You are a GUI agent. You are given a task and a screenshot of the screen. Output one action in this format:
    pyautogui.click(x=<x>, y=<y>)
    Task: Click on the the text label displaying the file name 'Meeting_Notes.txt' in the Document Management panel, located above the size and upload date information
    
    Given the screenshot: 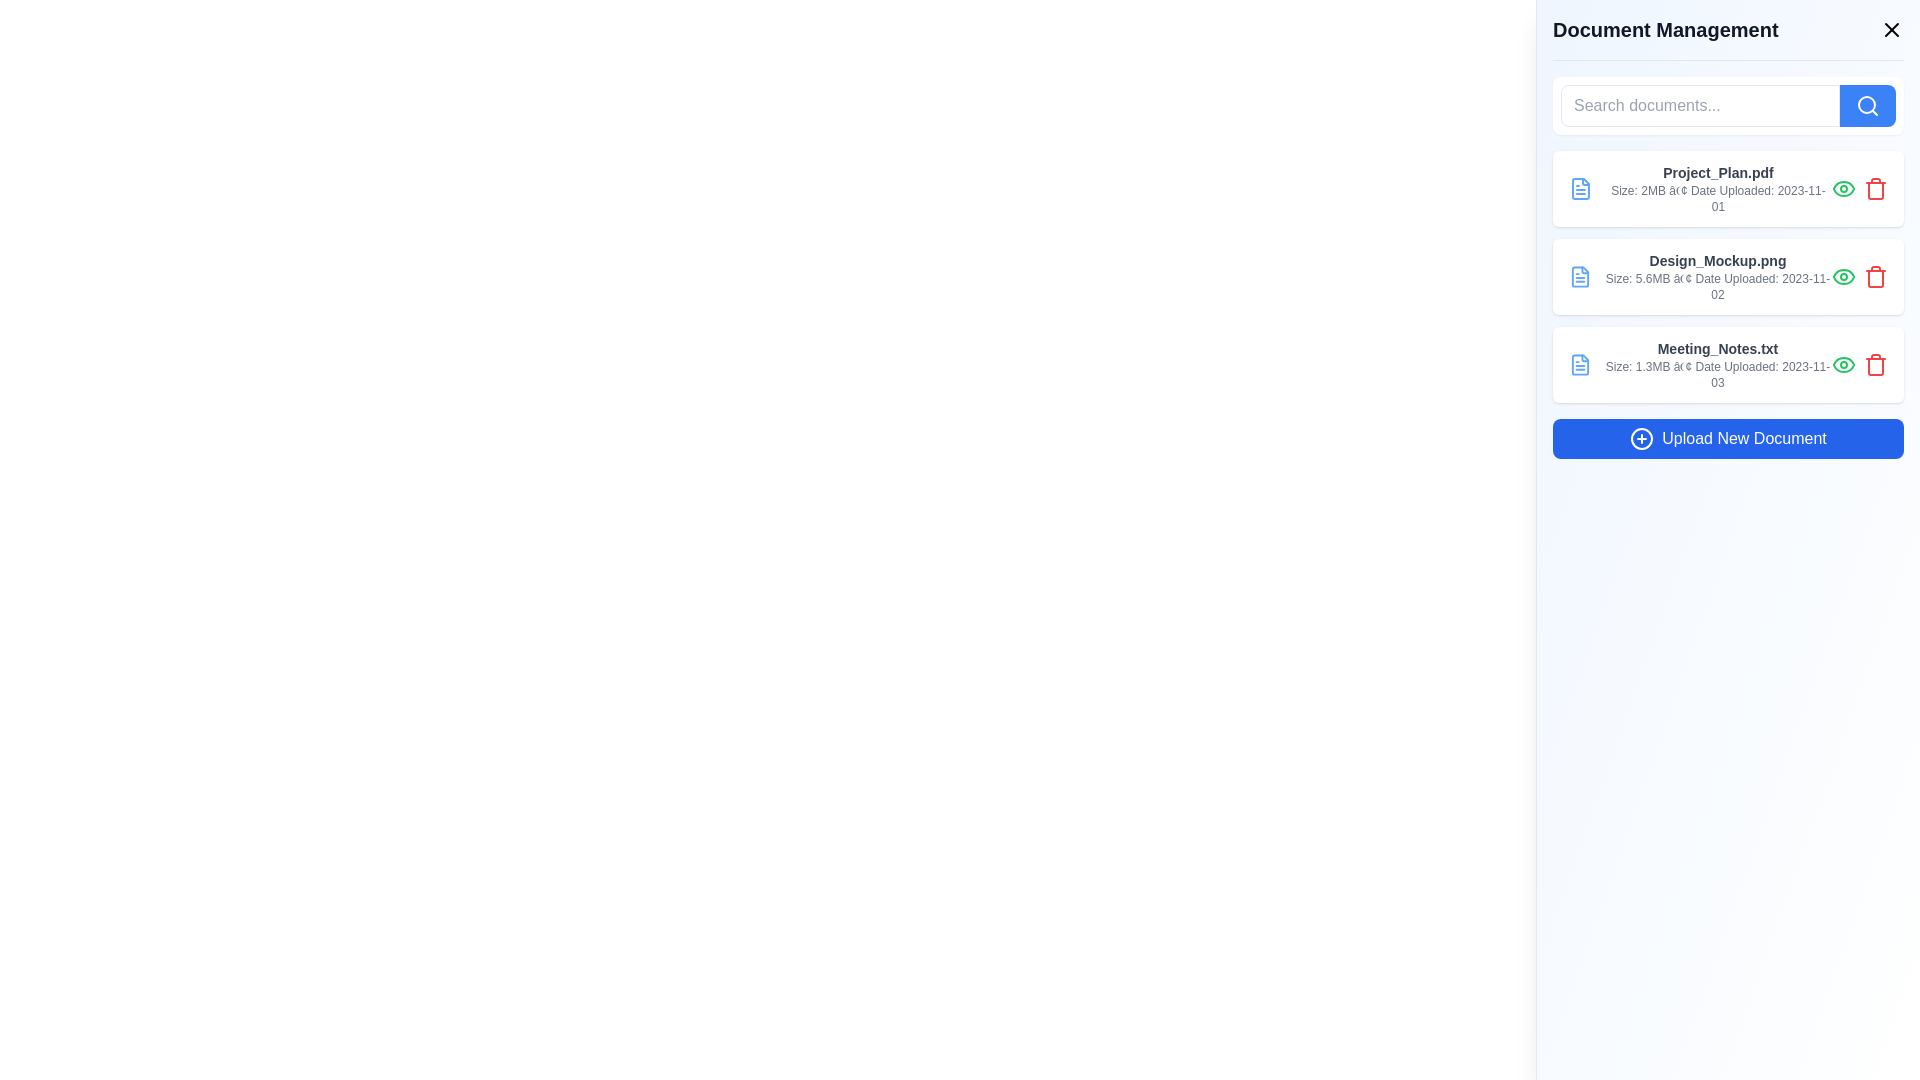 What is the action you would take?
    pyautogui.click(x=1717, y=347)
    